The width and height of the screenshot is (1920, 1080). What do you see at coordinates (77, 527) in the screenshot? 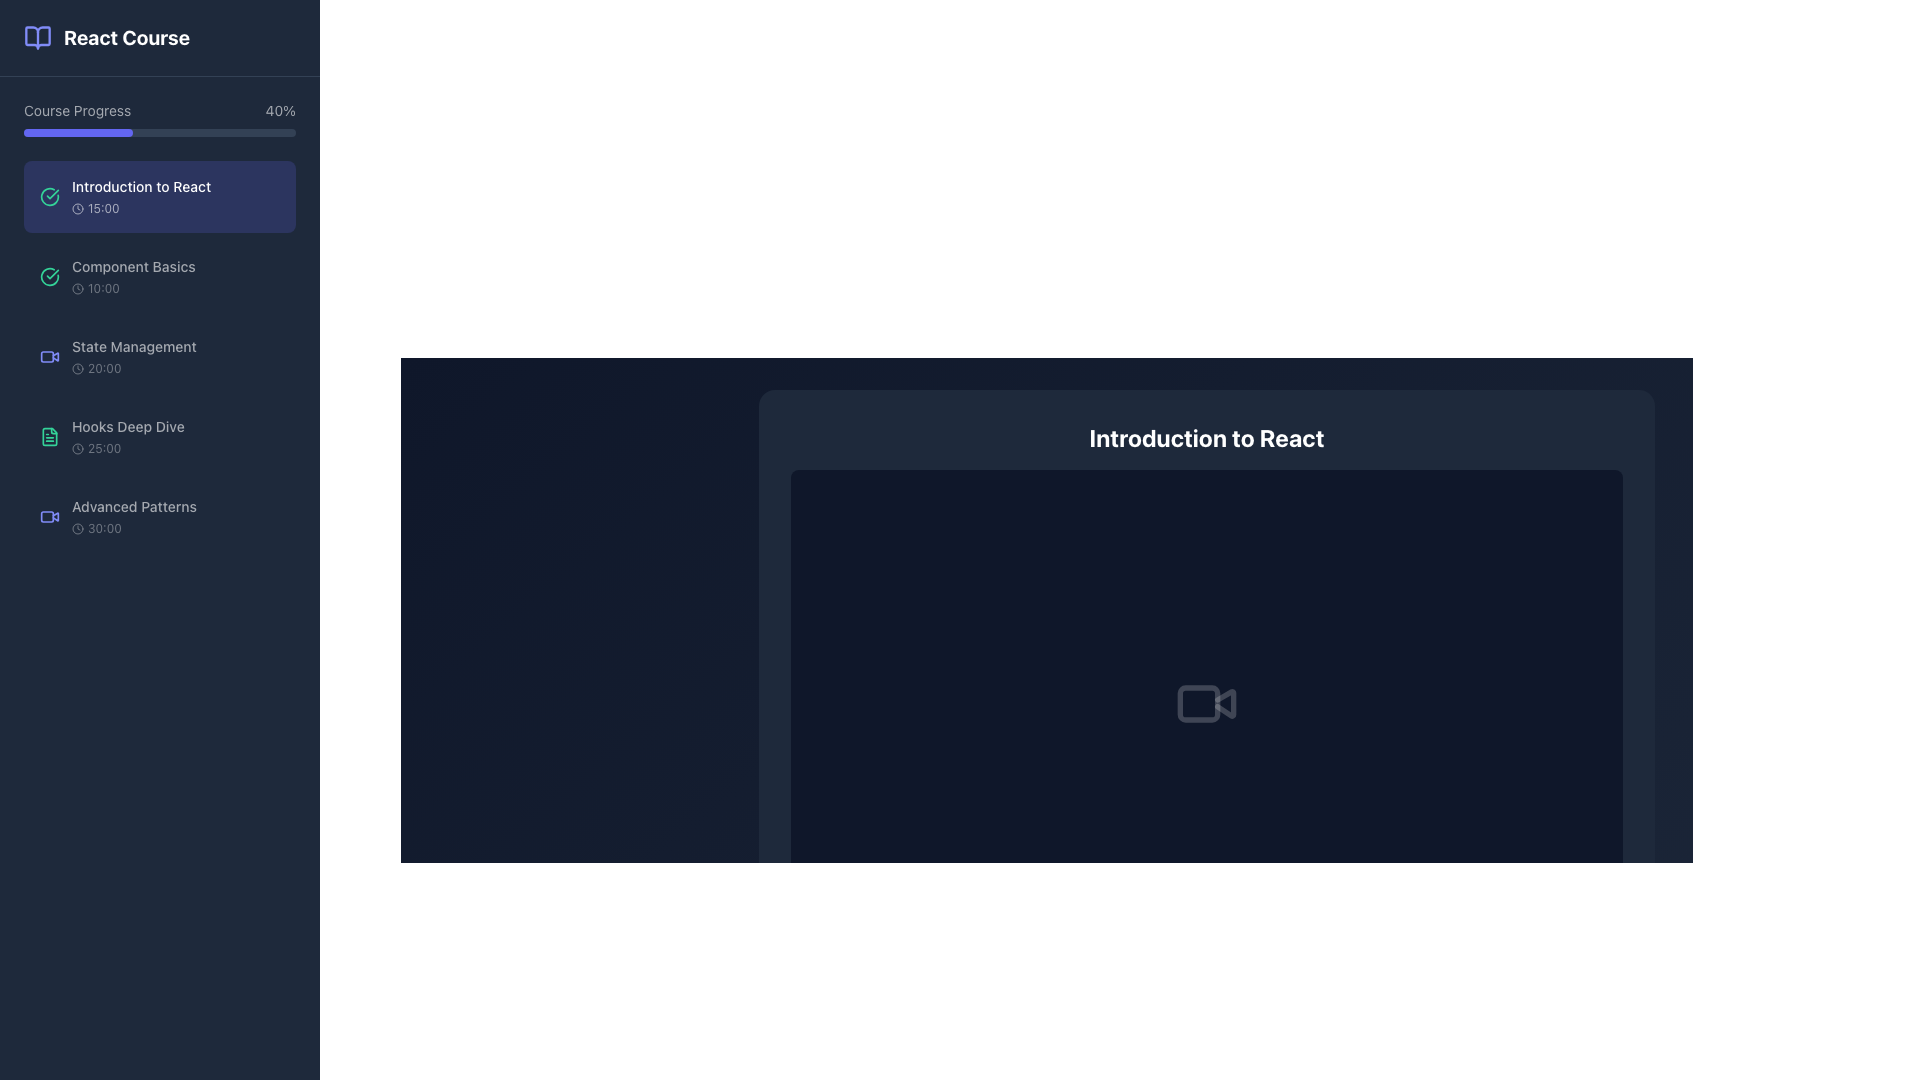
I see `the circular vector graphic element resembling a clock's outline, located in the sidebar next to the course duration text` at bounding box center [77, 527].